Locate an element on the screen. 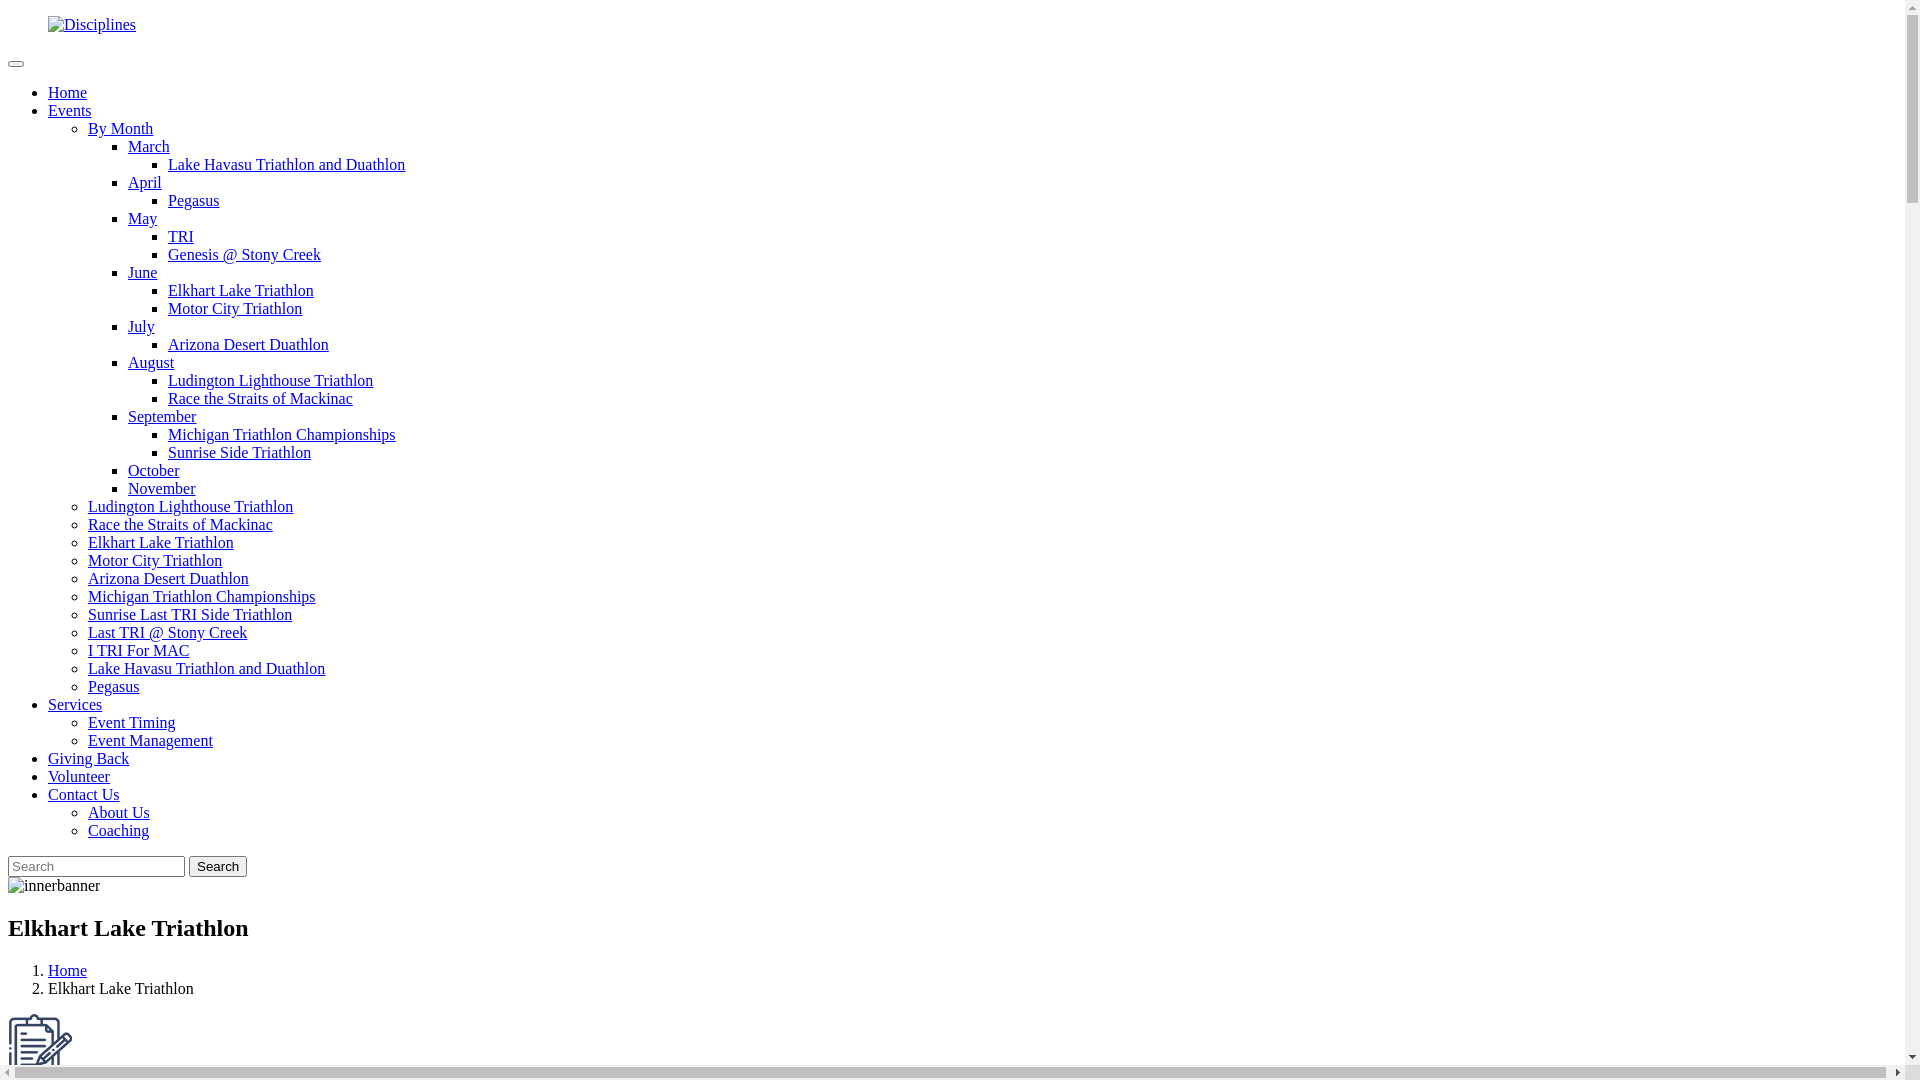 The width and height of the screenshot is (1920, 1080). 'June' is located at coordinates (141, 272).